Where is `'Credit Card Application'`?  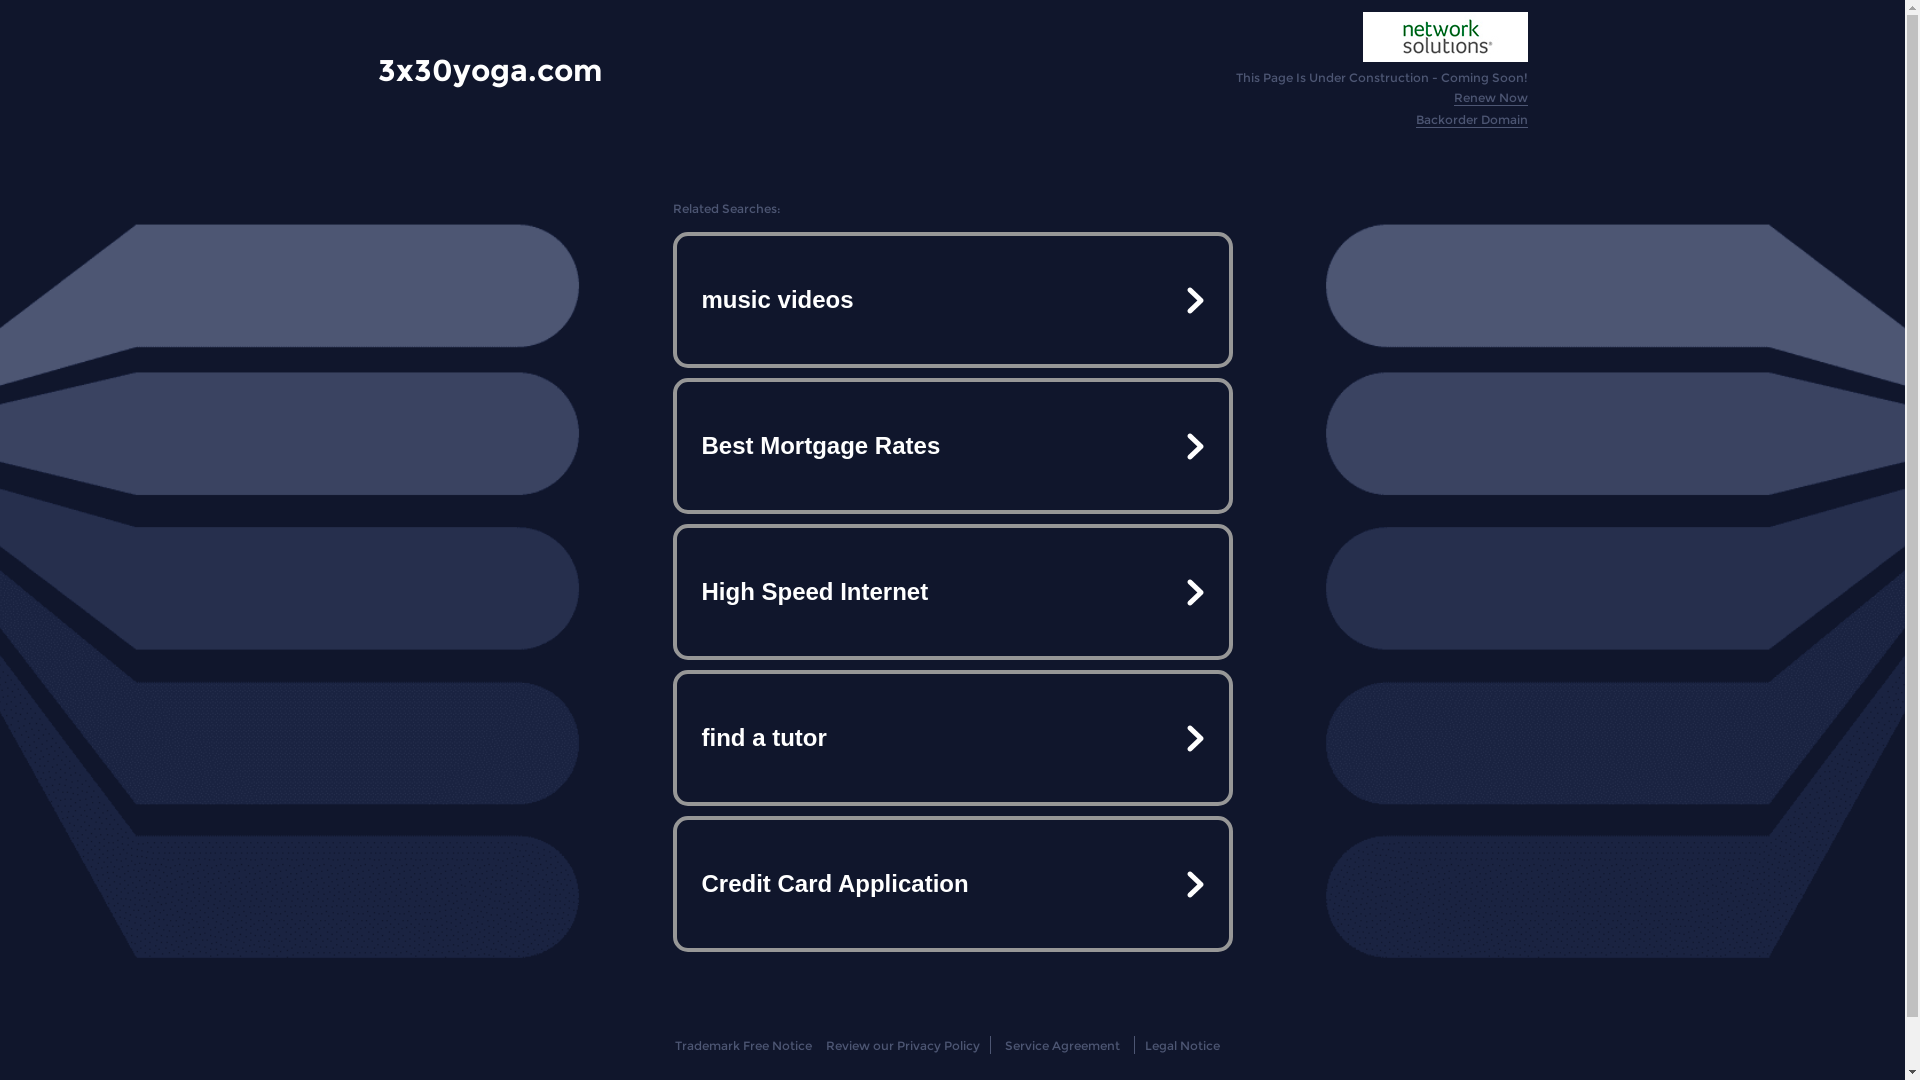 'Credit Card Application' is located at coordinates (950, 882).